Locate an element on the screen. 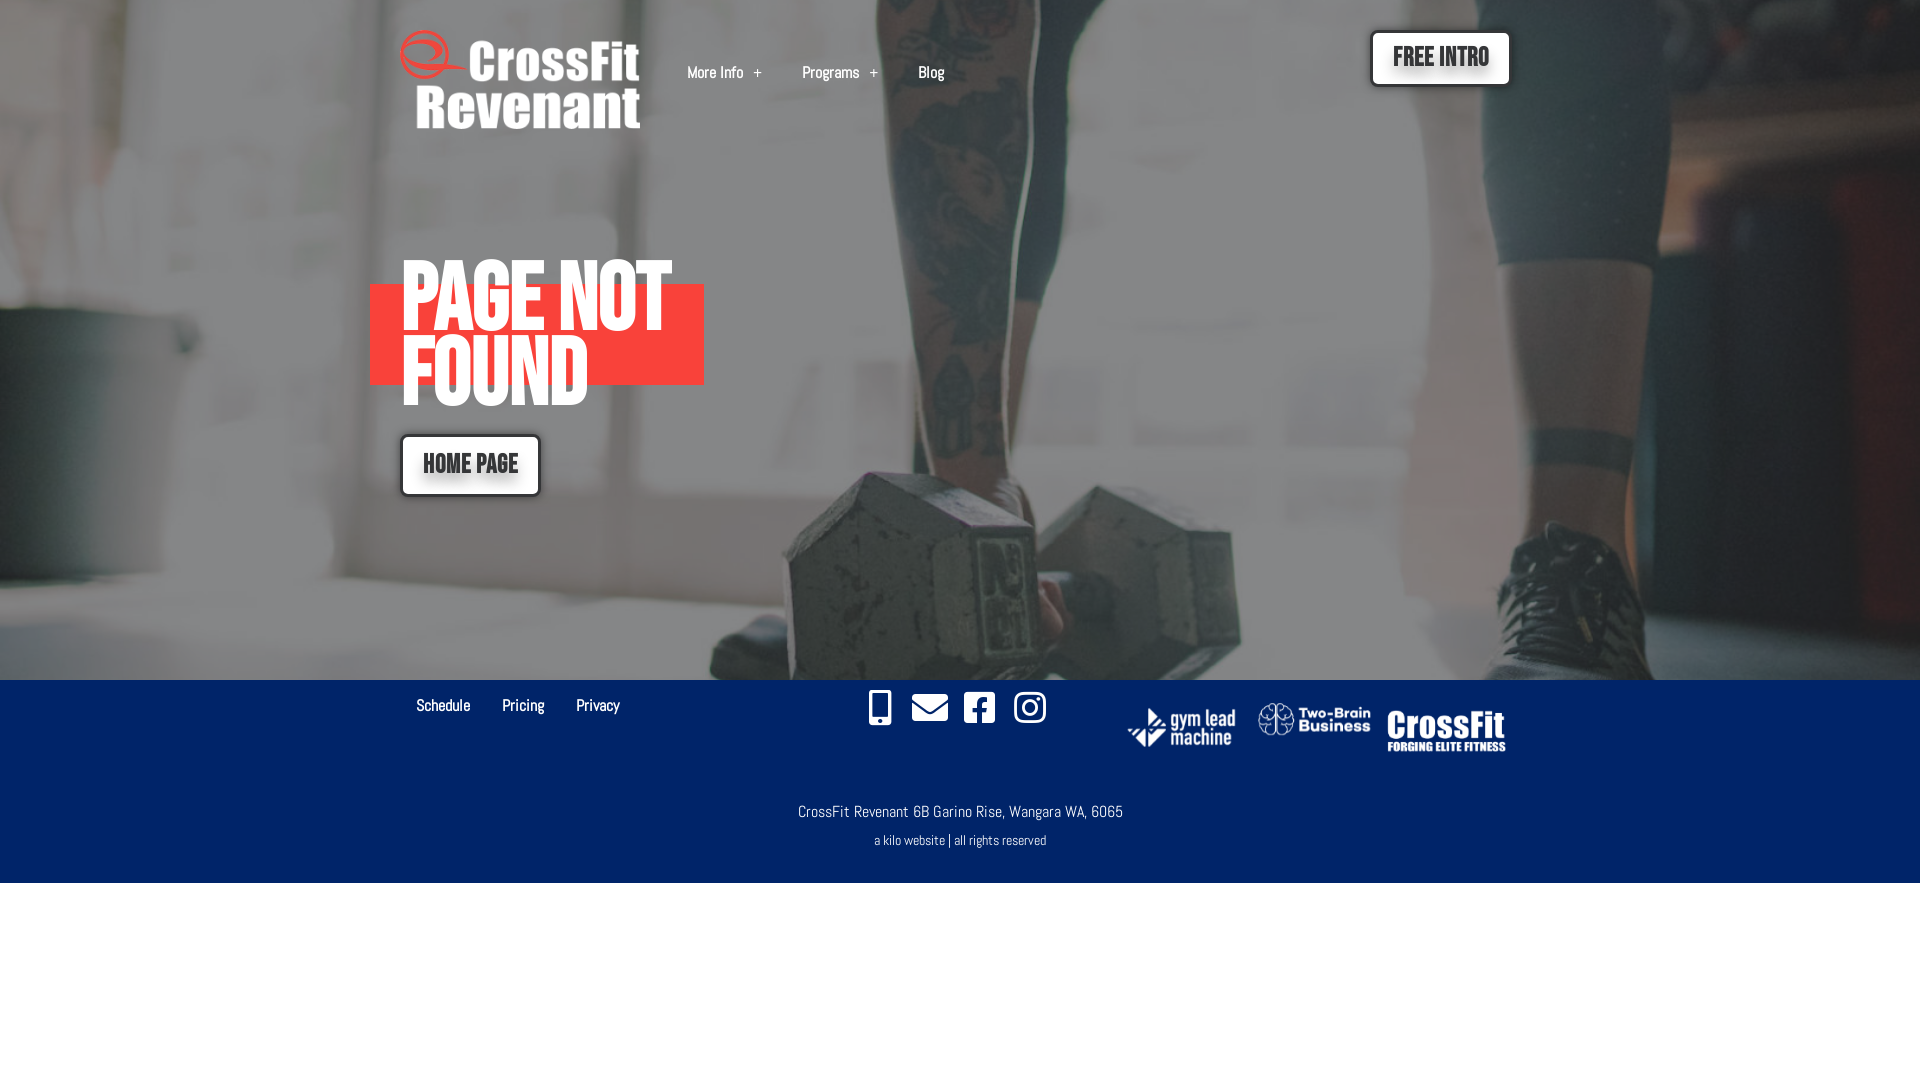 The width and height of the screenshot is (1920, 1080). 'a kilo website' is located at coordinates (908, 840).